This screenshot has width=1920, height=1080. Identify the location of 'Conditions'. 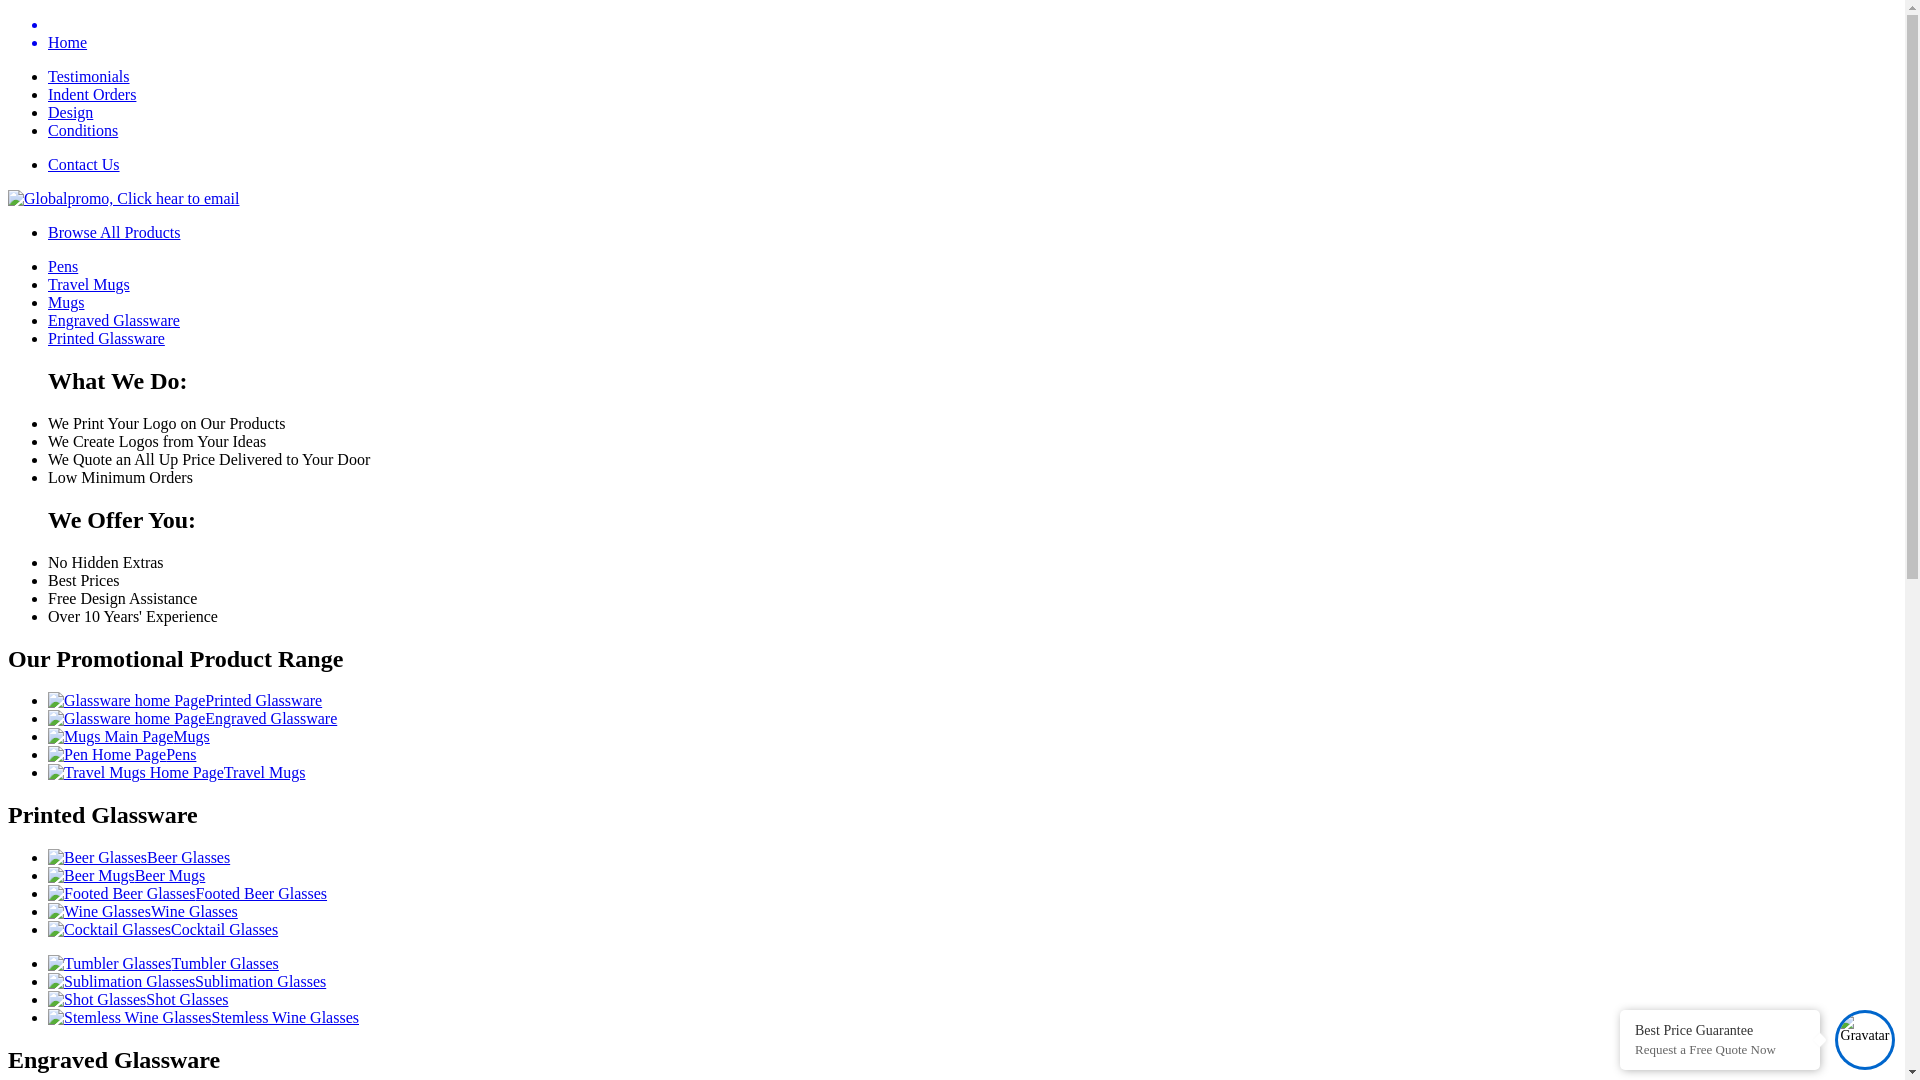
(48, 130).